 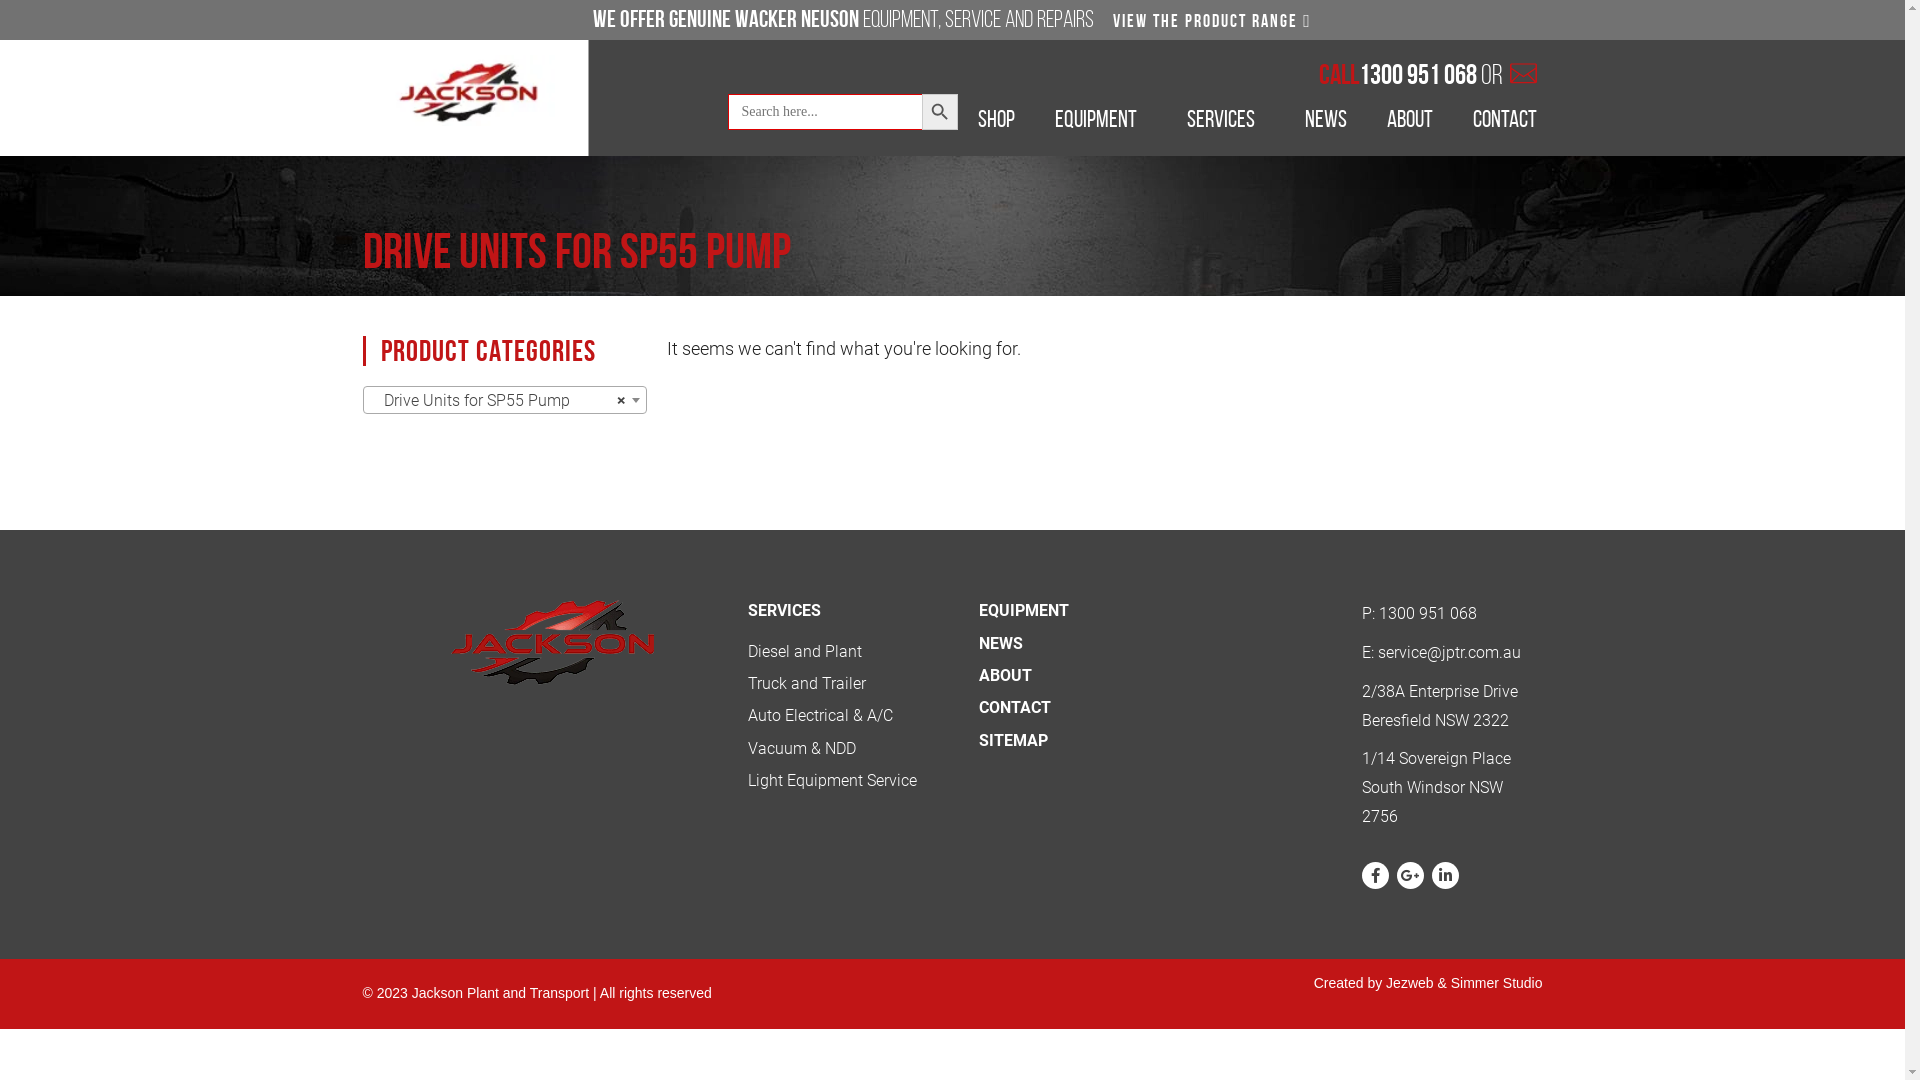 I want to click on '1/14 Sovereign Place South Windsor NSW 2756', so click(x=1444, y=786).